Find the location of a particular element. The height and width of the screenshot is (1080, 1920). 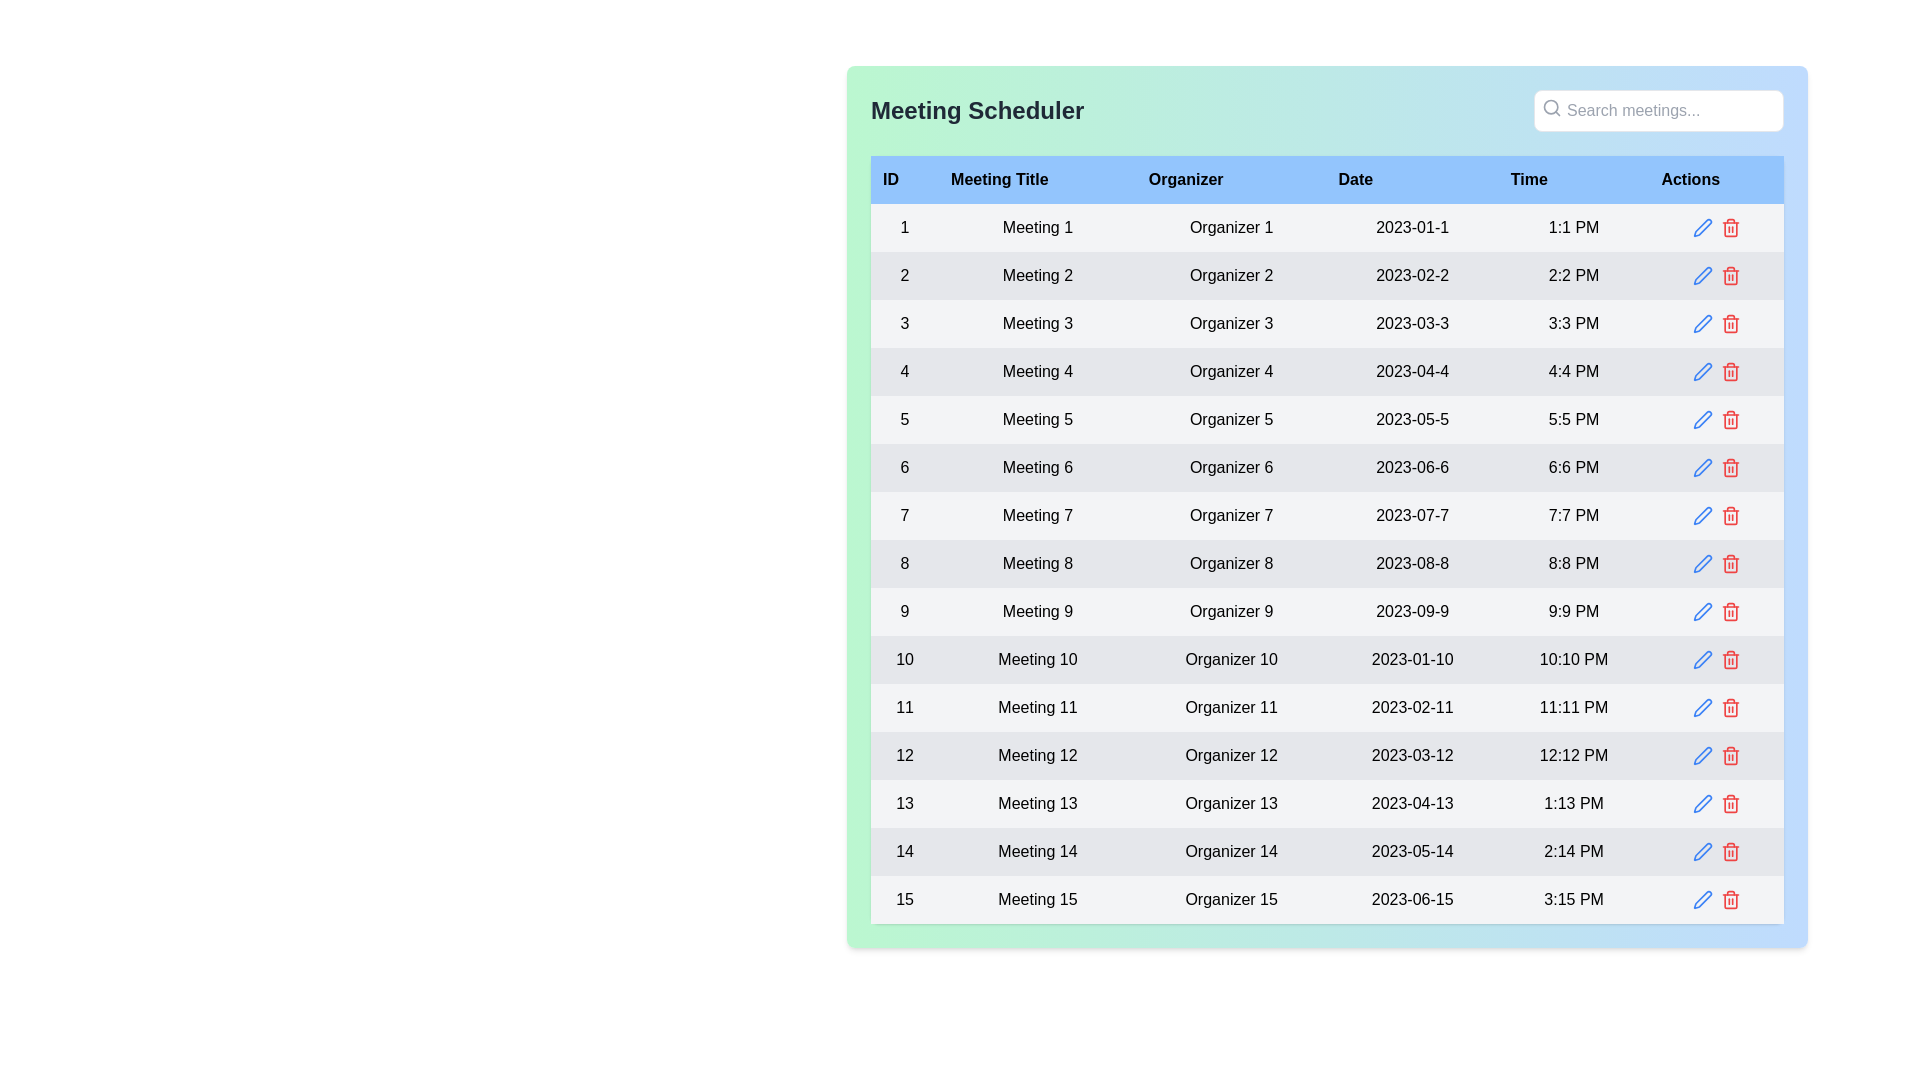

the static text label representing the unique identifier for Meeting 4 is located at coordinates (904, 371).